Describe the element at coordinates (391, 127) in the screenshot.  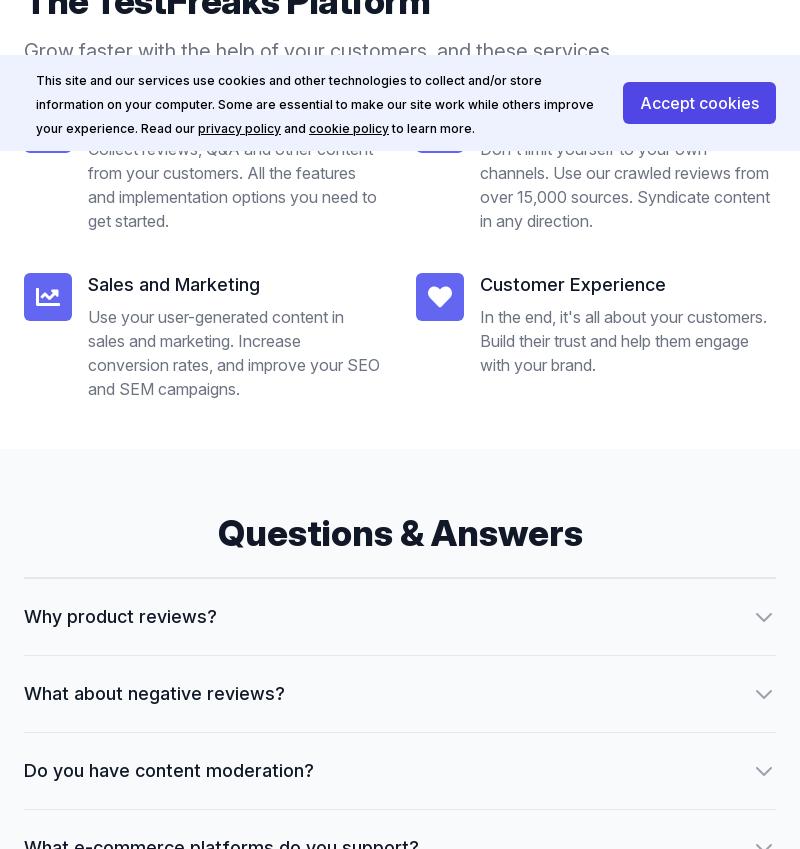
I see `'to learn more.'` at that location.